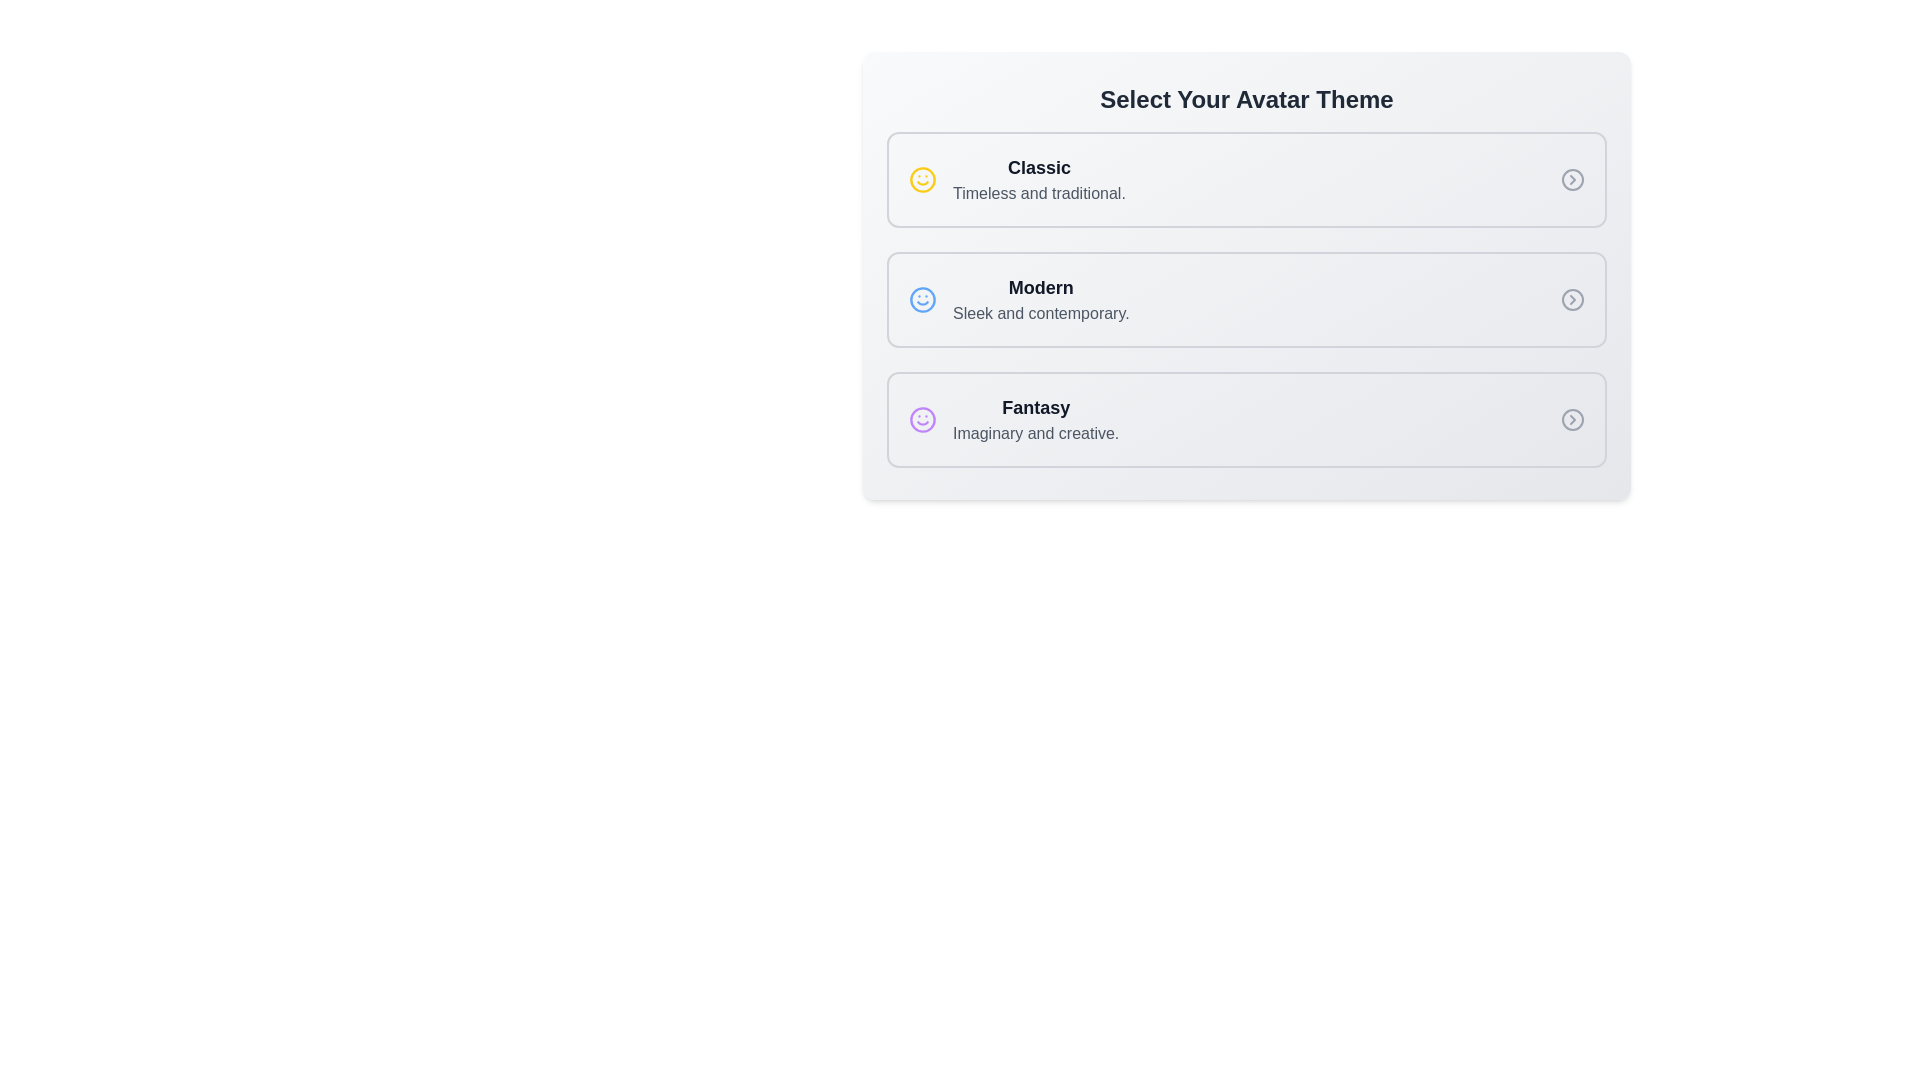 The width and height of the screenshot is (1920, 1080). Describe the element at coordinates (1036, 407) in the screenshot. I see `the Text Label that serves as the title of the 'Fantasy' section, which is positioned at the bottom of a vertical list of options, just above the descriptive text 'Imaginary and creative.'` at that location.